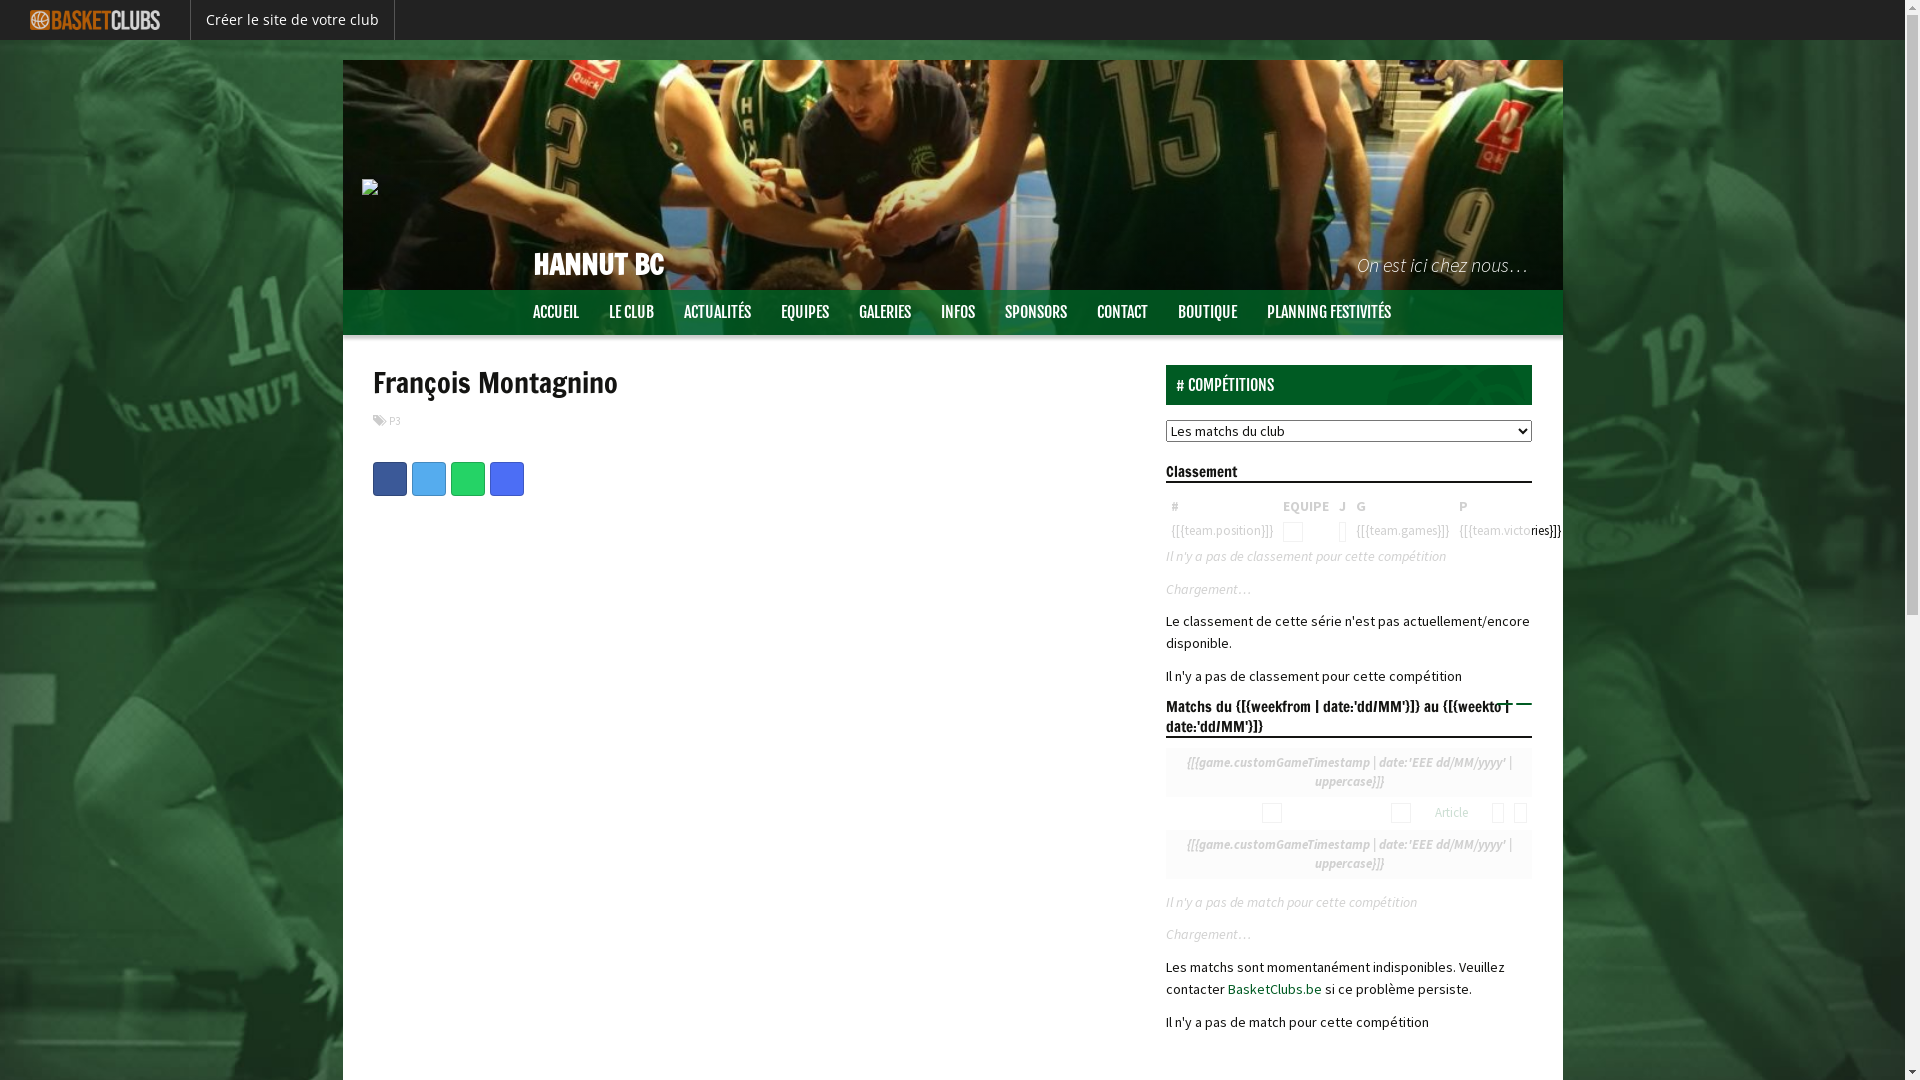 The image size is (1920, 1080). I want to click on 'BasketClubs.be', so click(1227, 987).